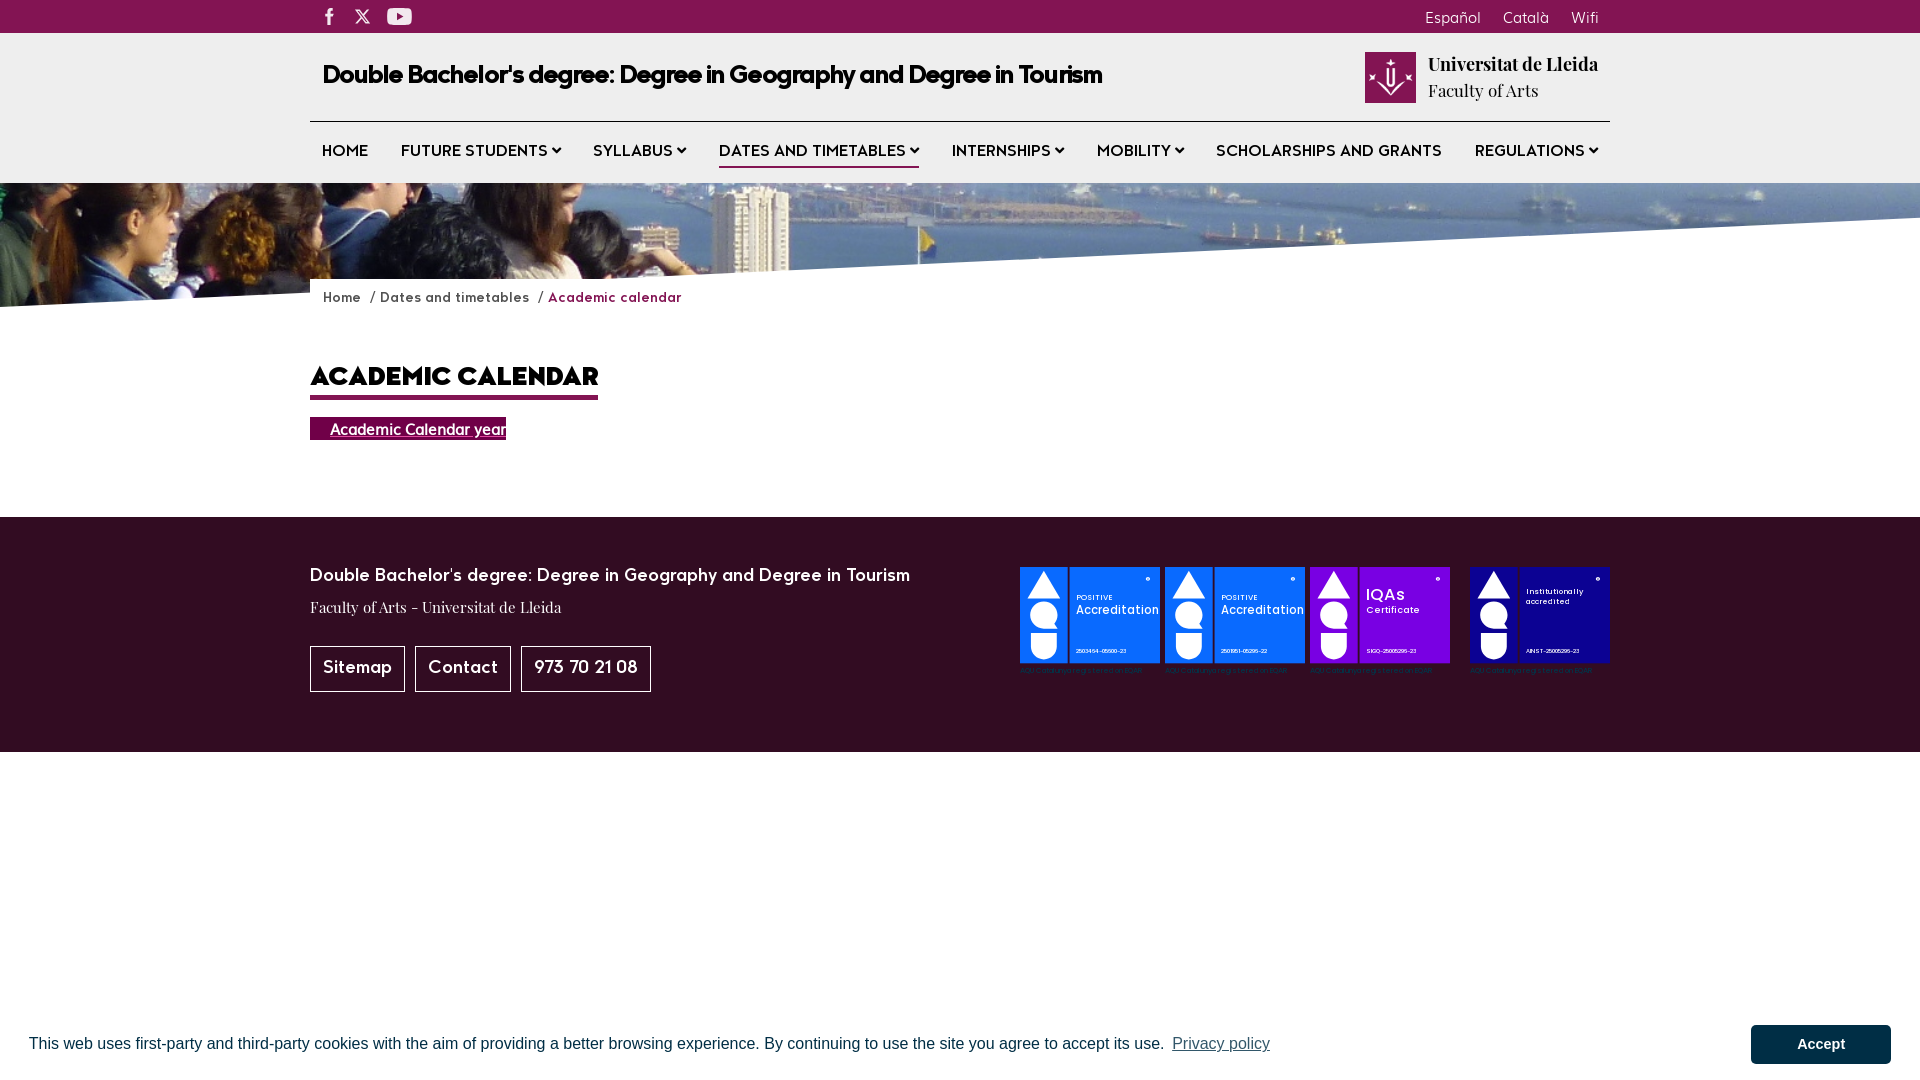 This screenshot has height=1080, width=1920. Describe the element at coordinates (461, 668) in the screenshot. I see `'Contact'` at that location.